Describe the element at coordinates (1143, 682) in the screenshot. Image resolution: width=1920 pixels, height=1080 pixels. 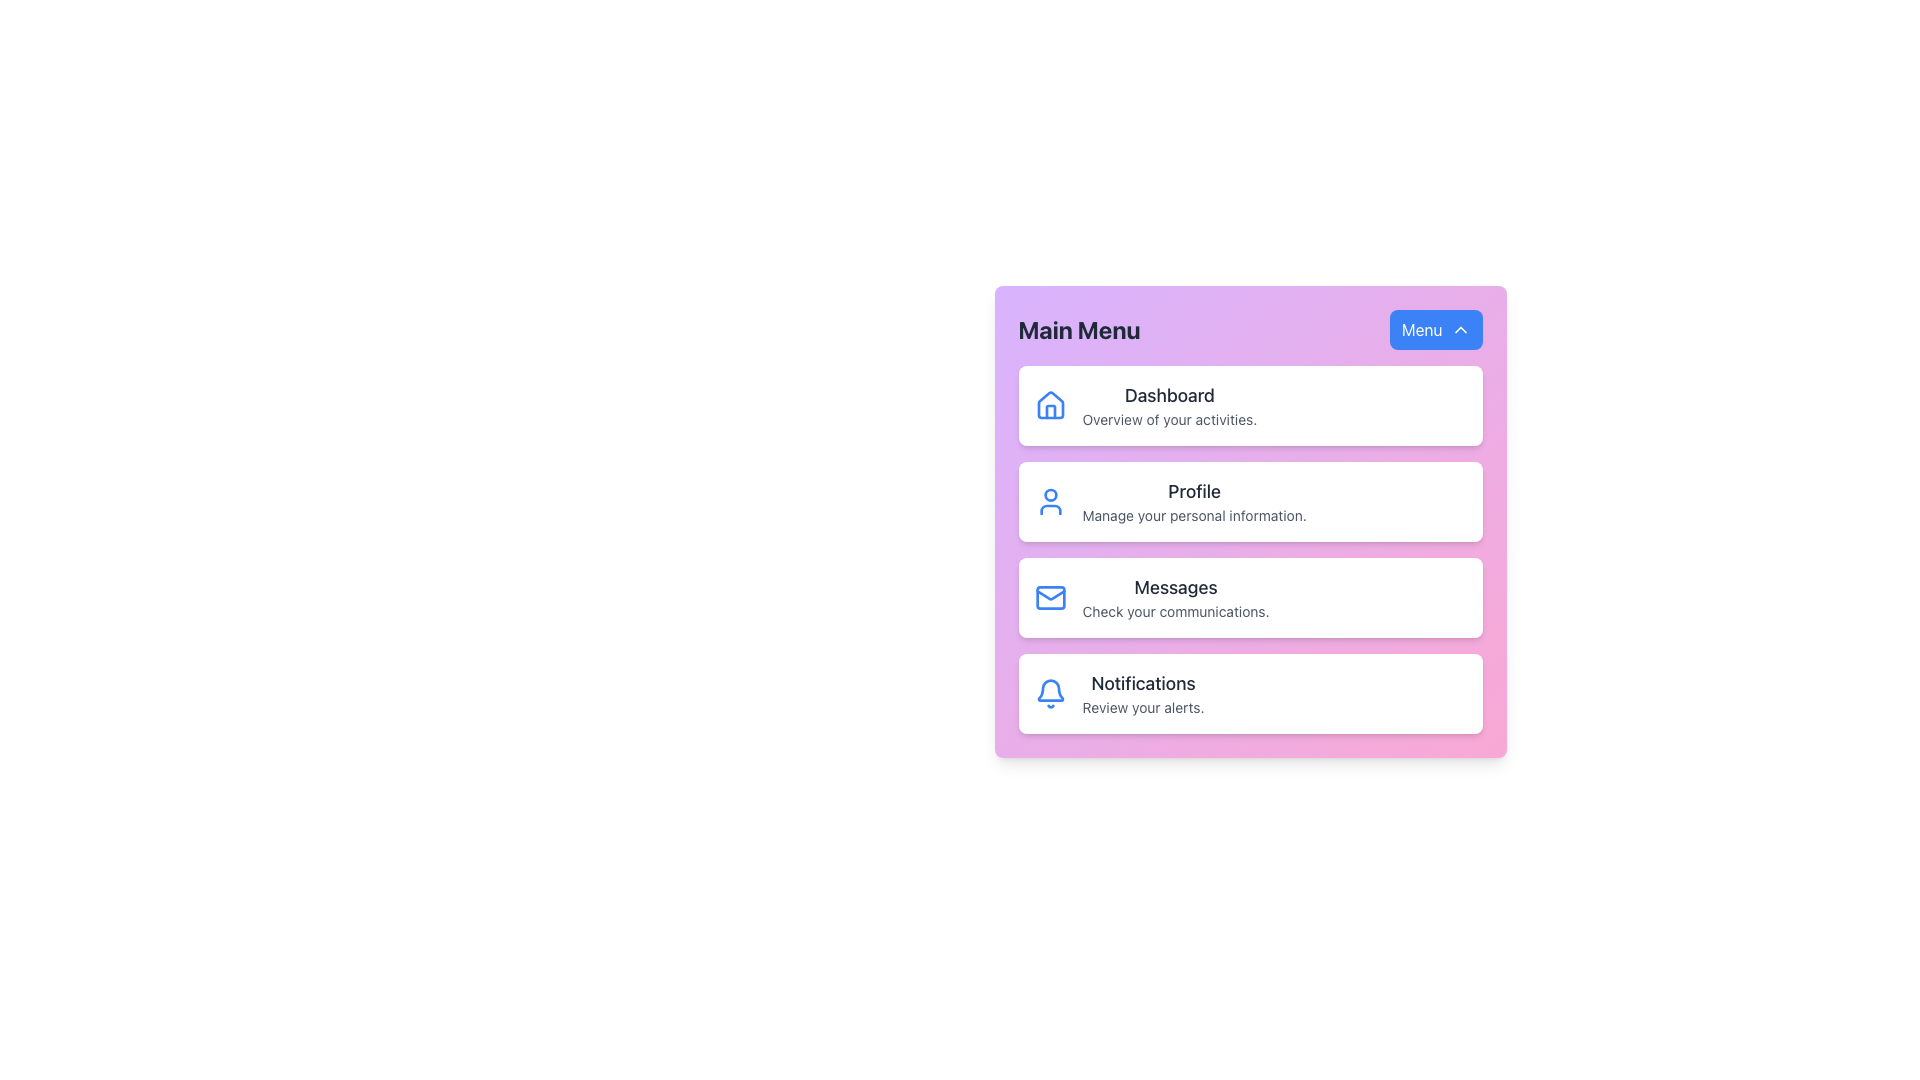
I see `the 'Notifications' static text label, which is styled in a large, bold font and located within the fourth menu option of the Main Menu interface` at that location.